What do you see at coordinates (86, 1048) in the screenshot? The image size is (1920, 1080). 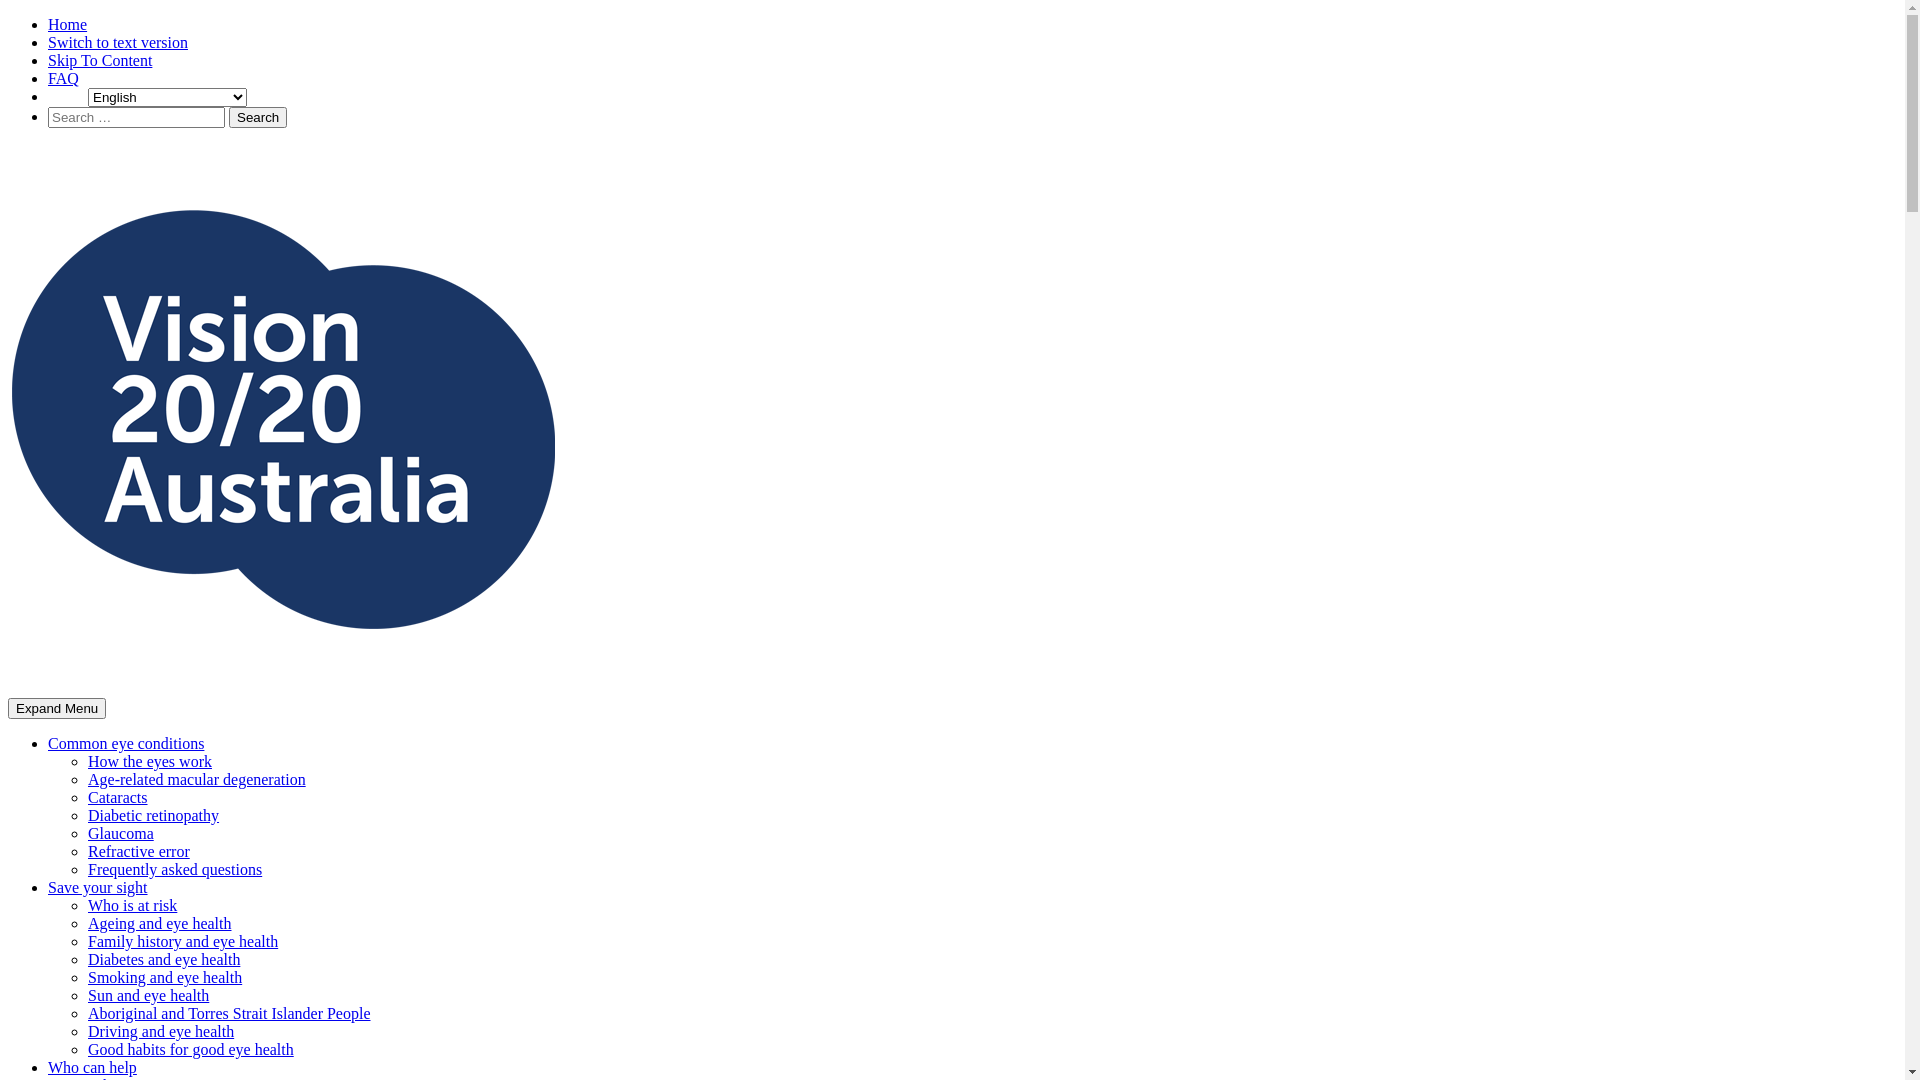 I see `'Good habits for good eye health'` at bounding box center [86, 1048].